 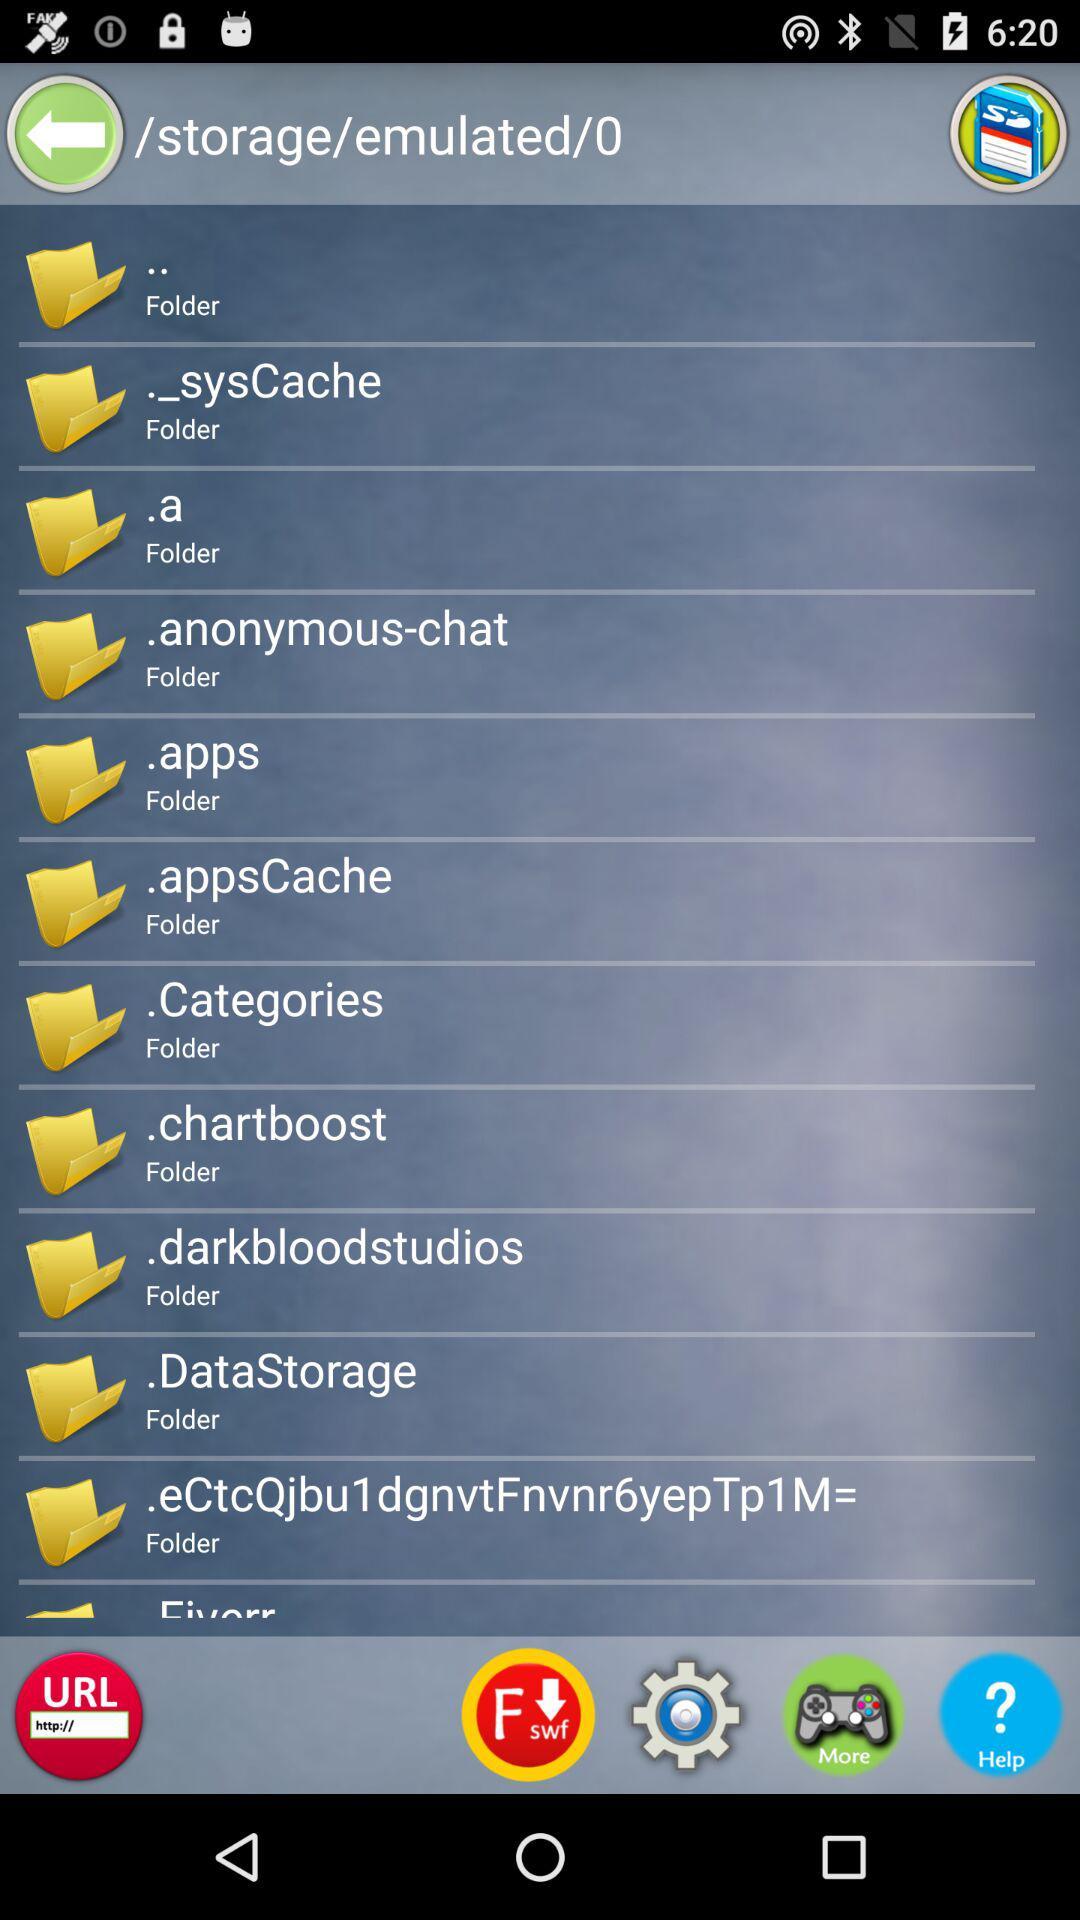 What do you see at coordinates (326, 625) in the screenshot?
I see `the .anonymous-chat` at bounding box center [326, 625].